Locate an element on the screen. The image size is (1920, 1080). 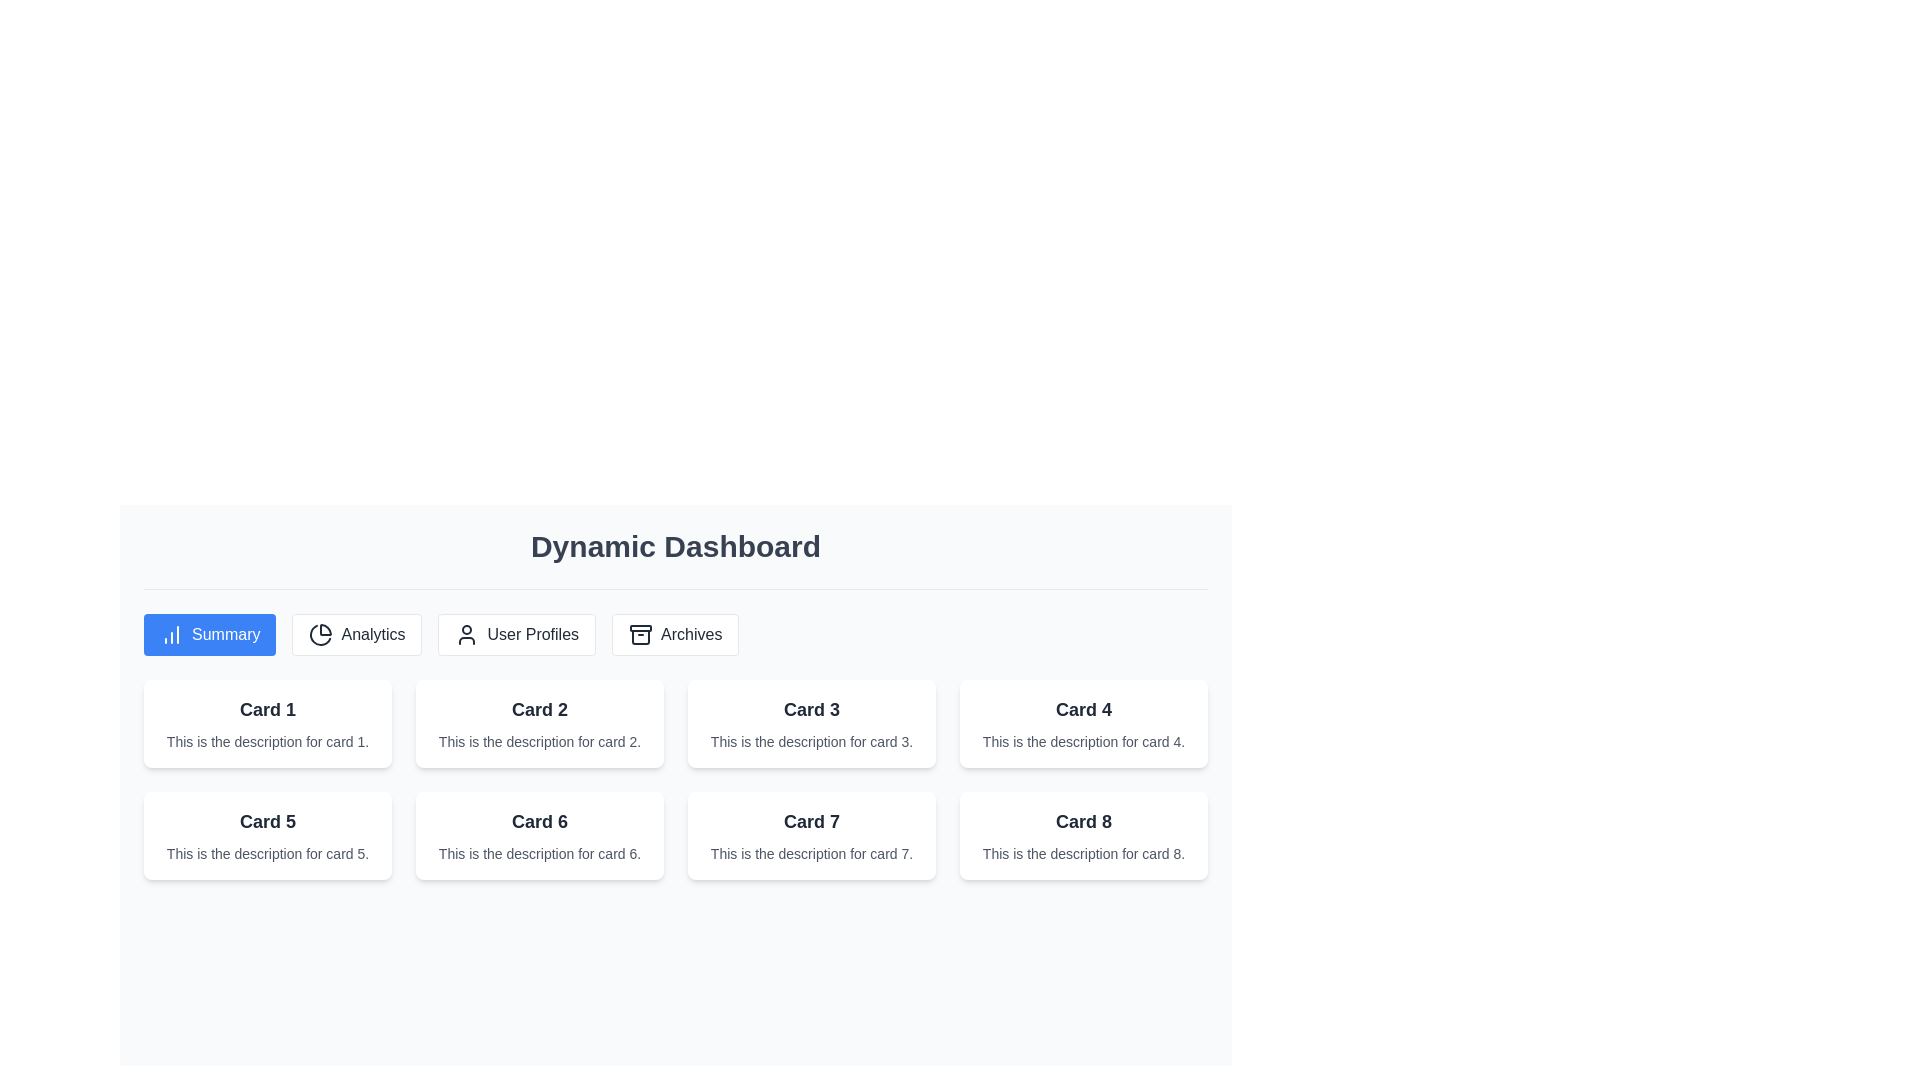
the 'Analytics' button, which is styled with dark text and a pie chart icon, located in the top navigation bar of the interface is located at coordinates (357, 635).